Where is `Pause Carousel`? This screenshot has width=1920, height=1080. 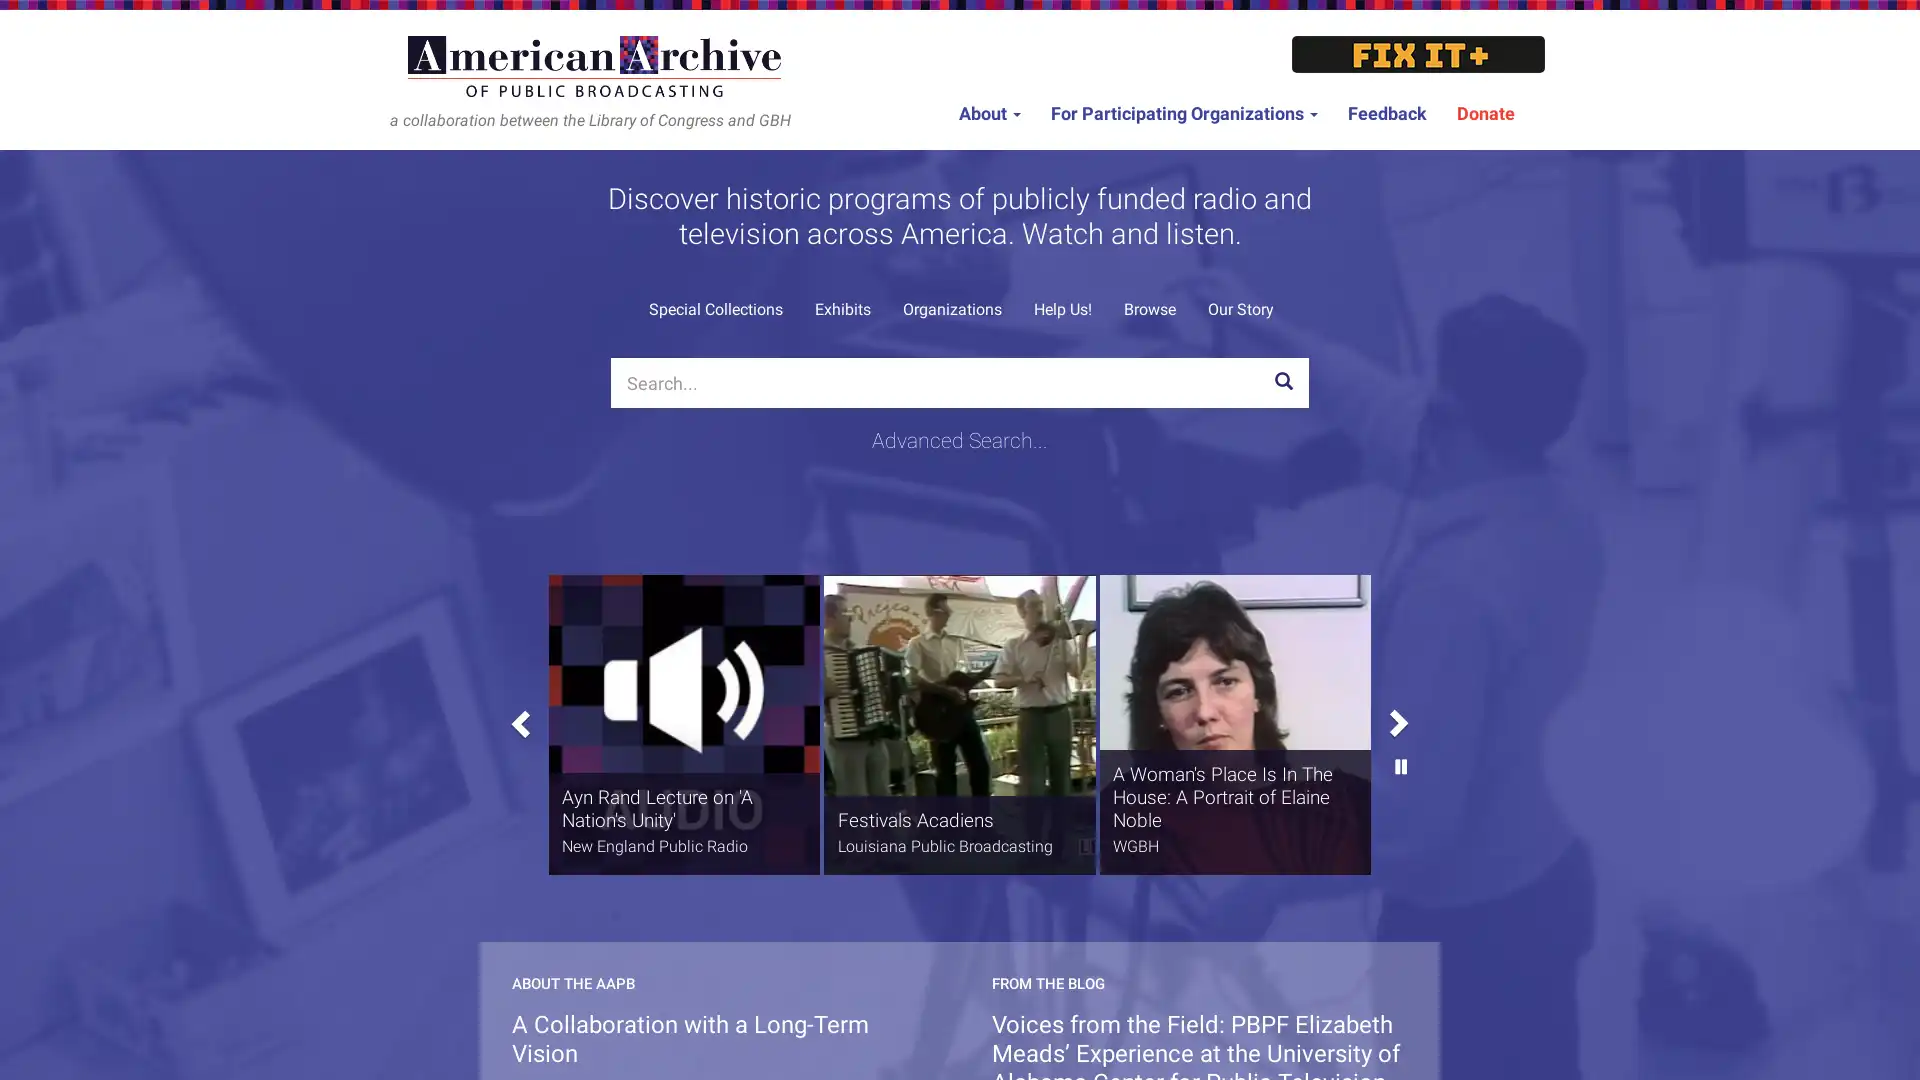 Pause Carousel is located at coordinates (1400, 833).